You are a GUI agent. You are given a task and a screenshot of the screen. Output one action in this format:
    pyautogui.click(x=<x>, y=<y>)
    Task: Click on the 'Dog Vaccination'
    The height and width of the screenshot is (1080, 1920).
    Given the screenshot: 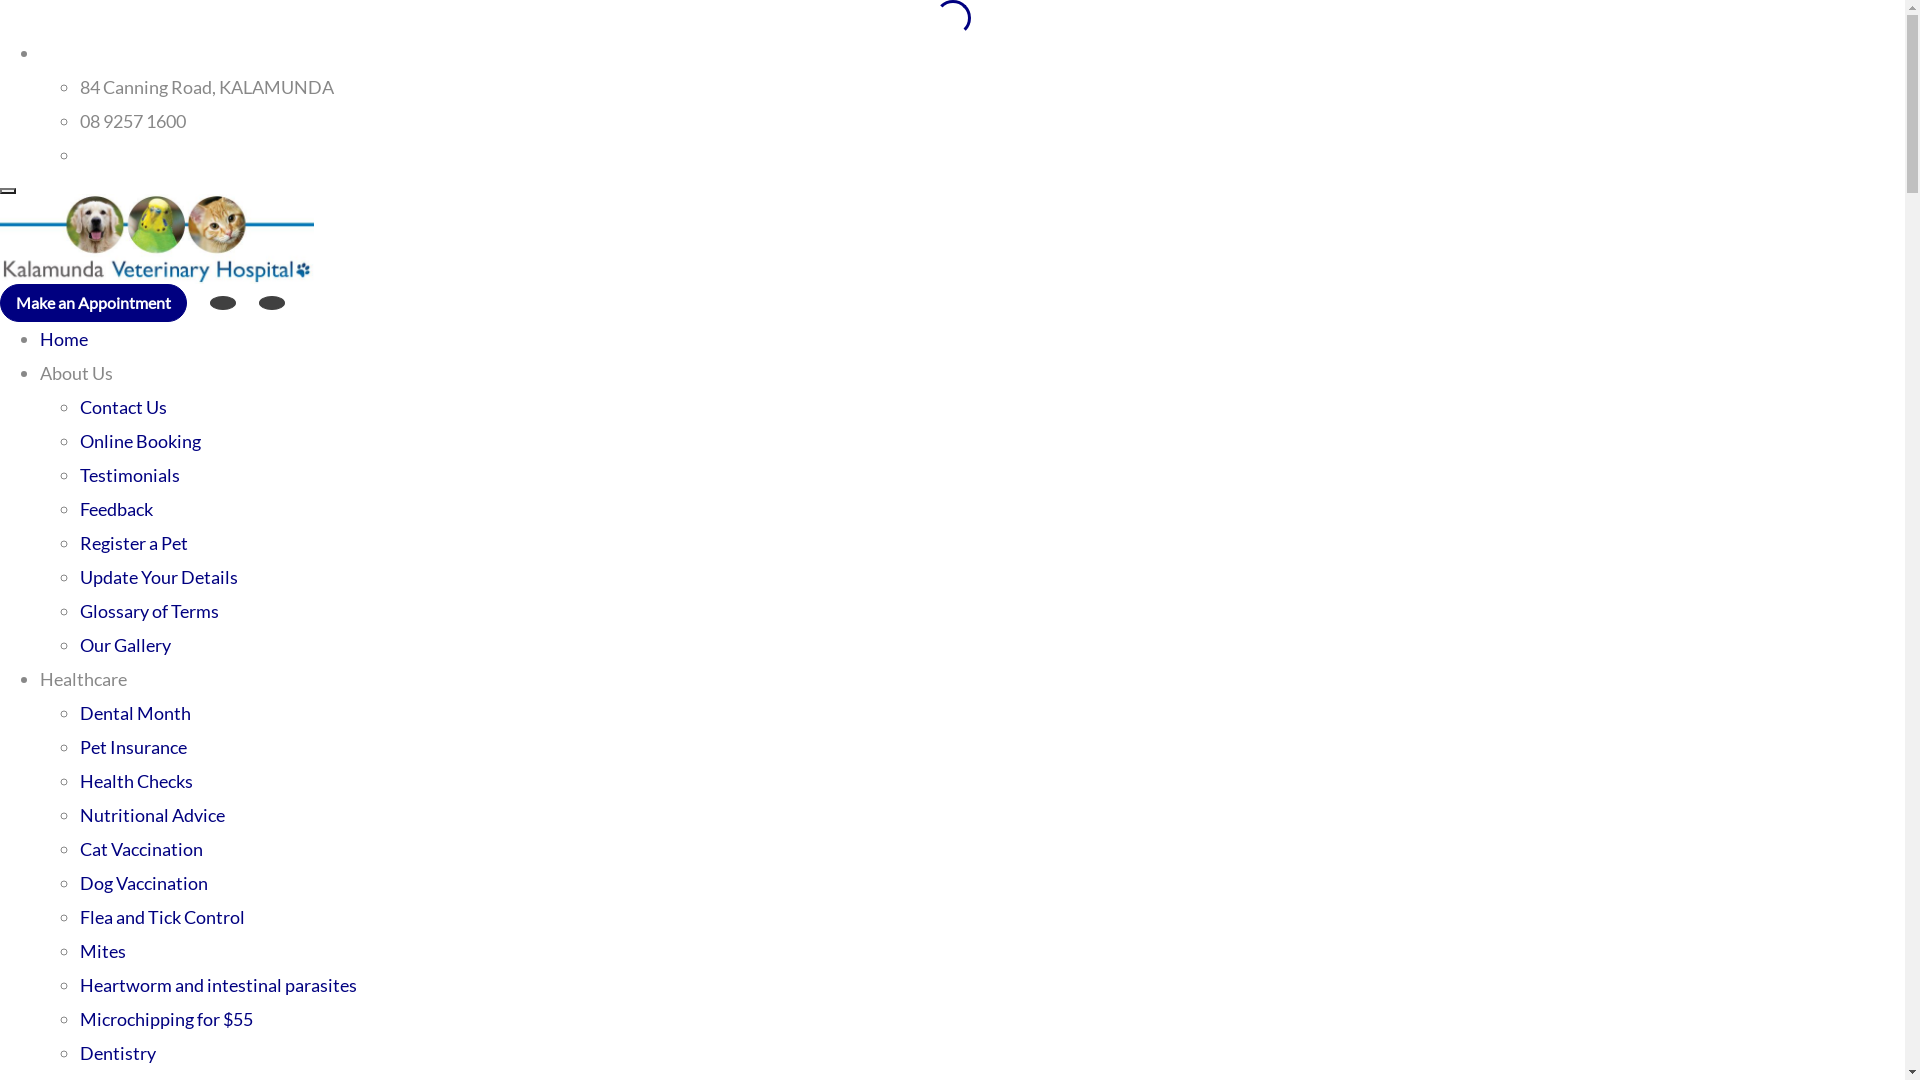 What is the action you would take?
    pyautogui.click(x=80, y=882)
    